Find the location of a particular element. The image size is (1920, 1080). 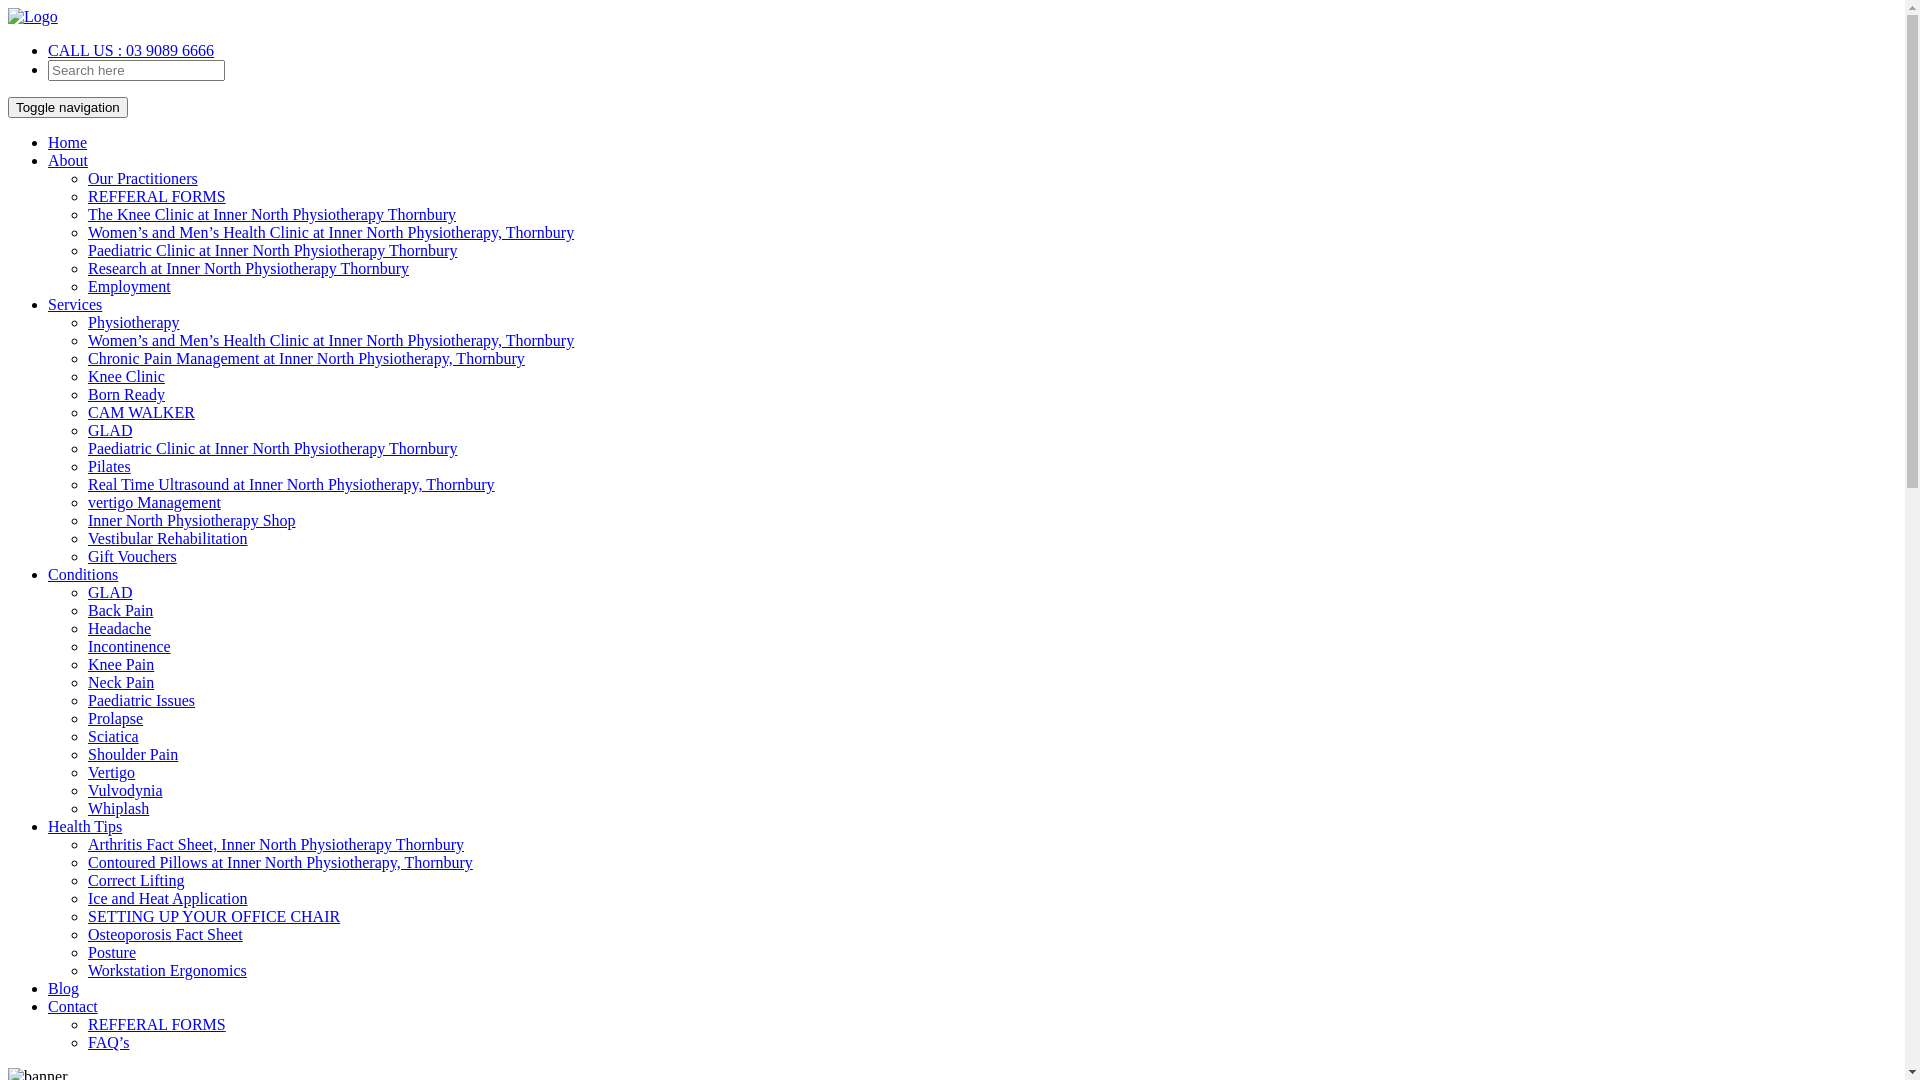

'Arthritis Fact Sheet, Inner North Physiotherapy Thornbury' is located at coordinates (86, 844).